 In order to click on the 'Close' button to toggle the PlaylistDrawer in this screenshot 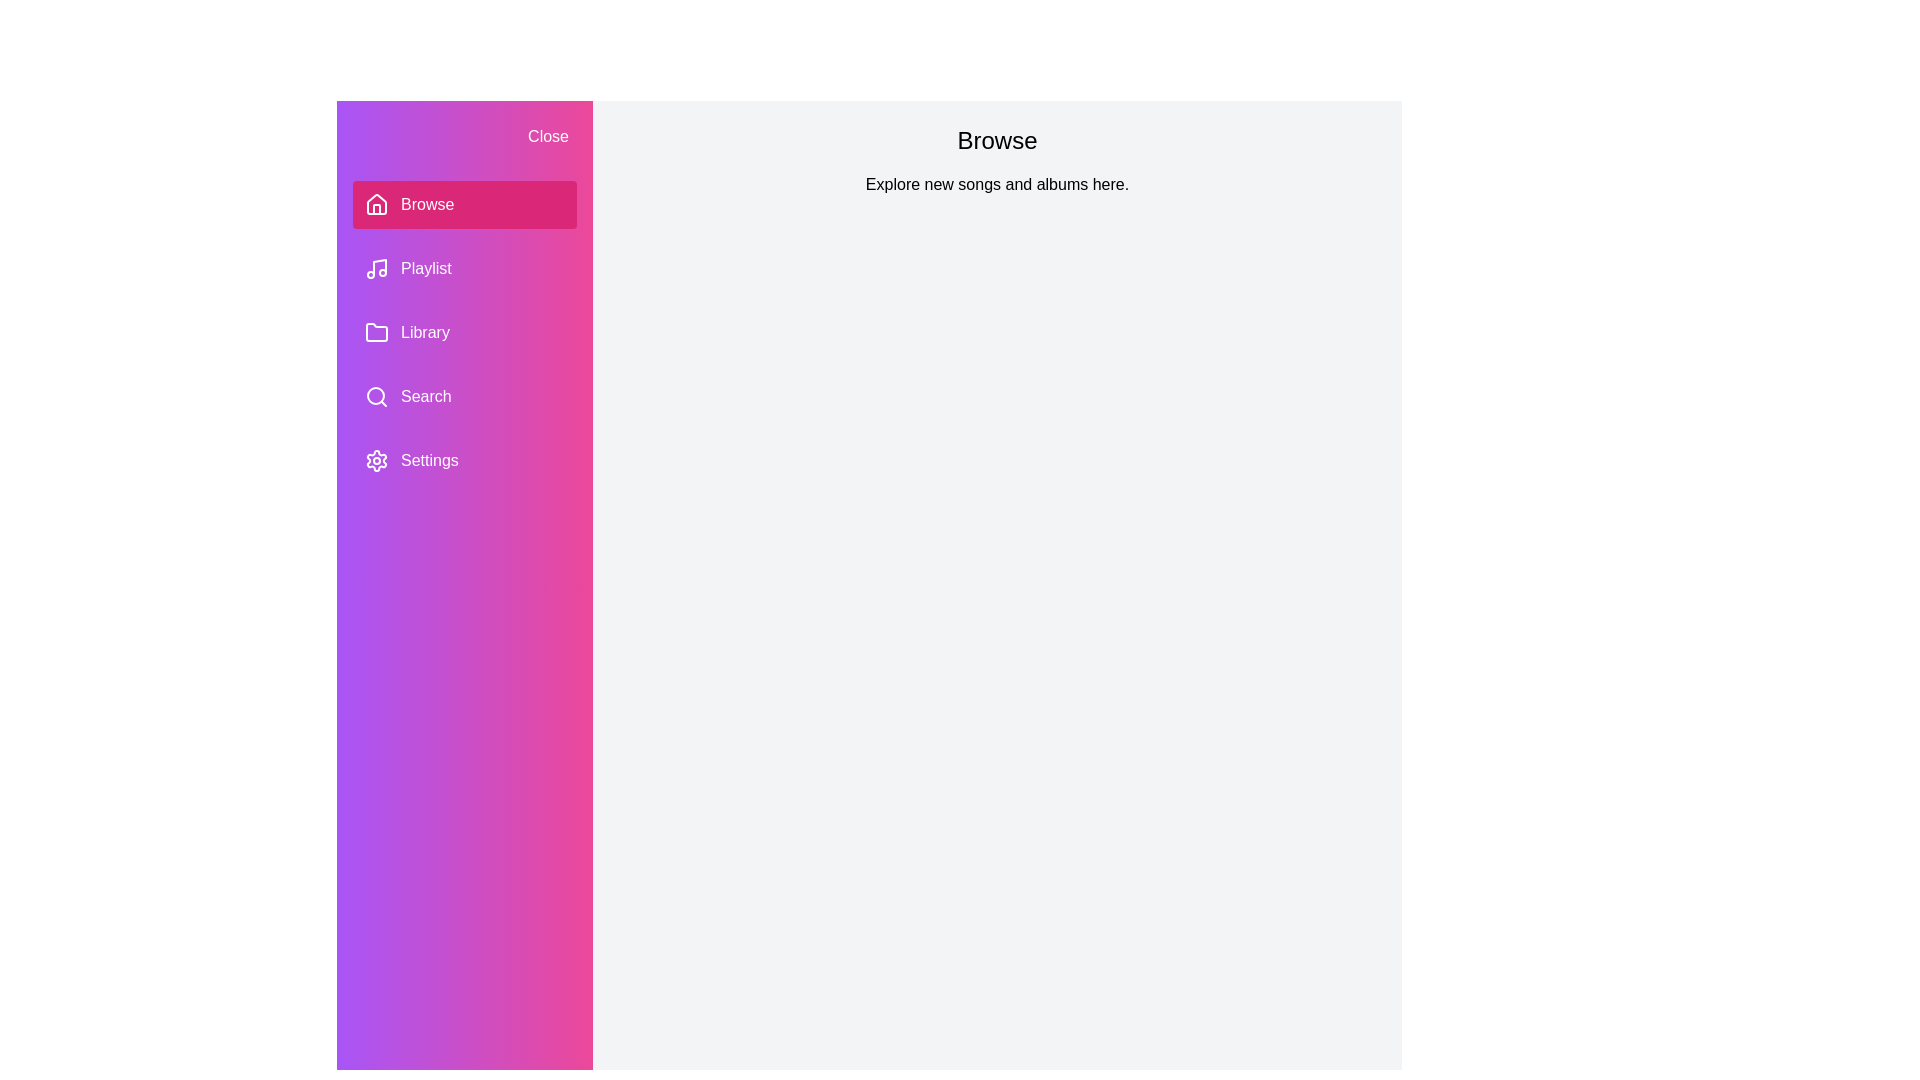, I will do `click(548, 136)`.